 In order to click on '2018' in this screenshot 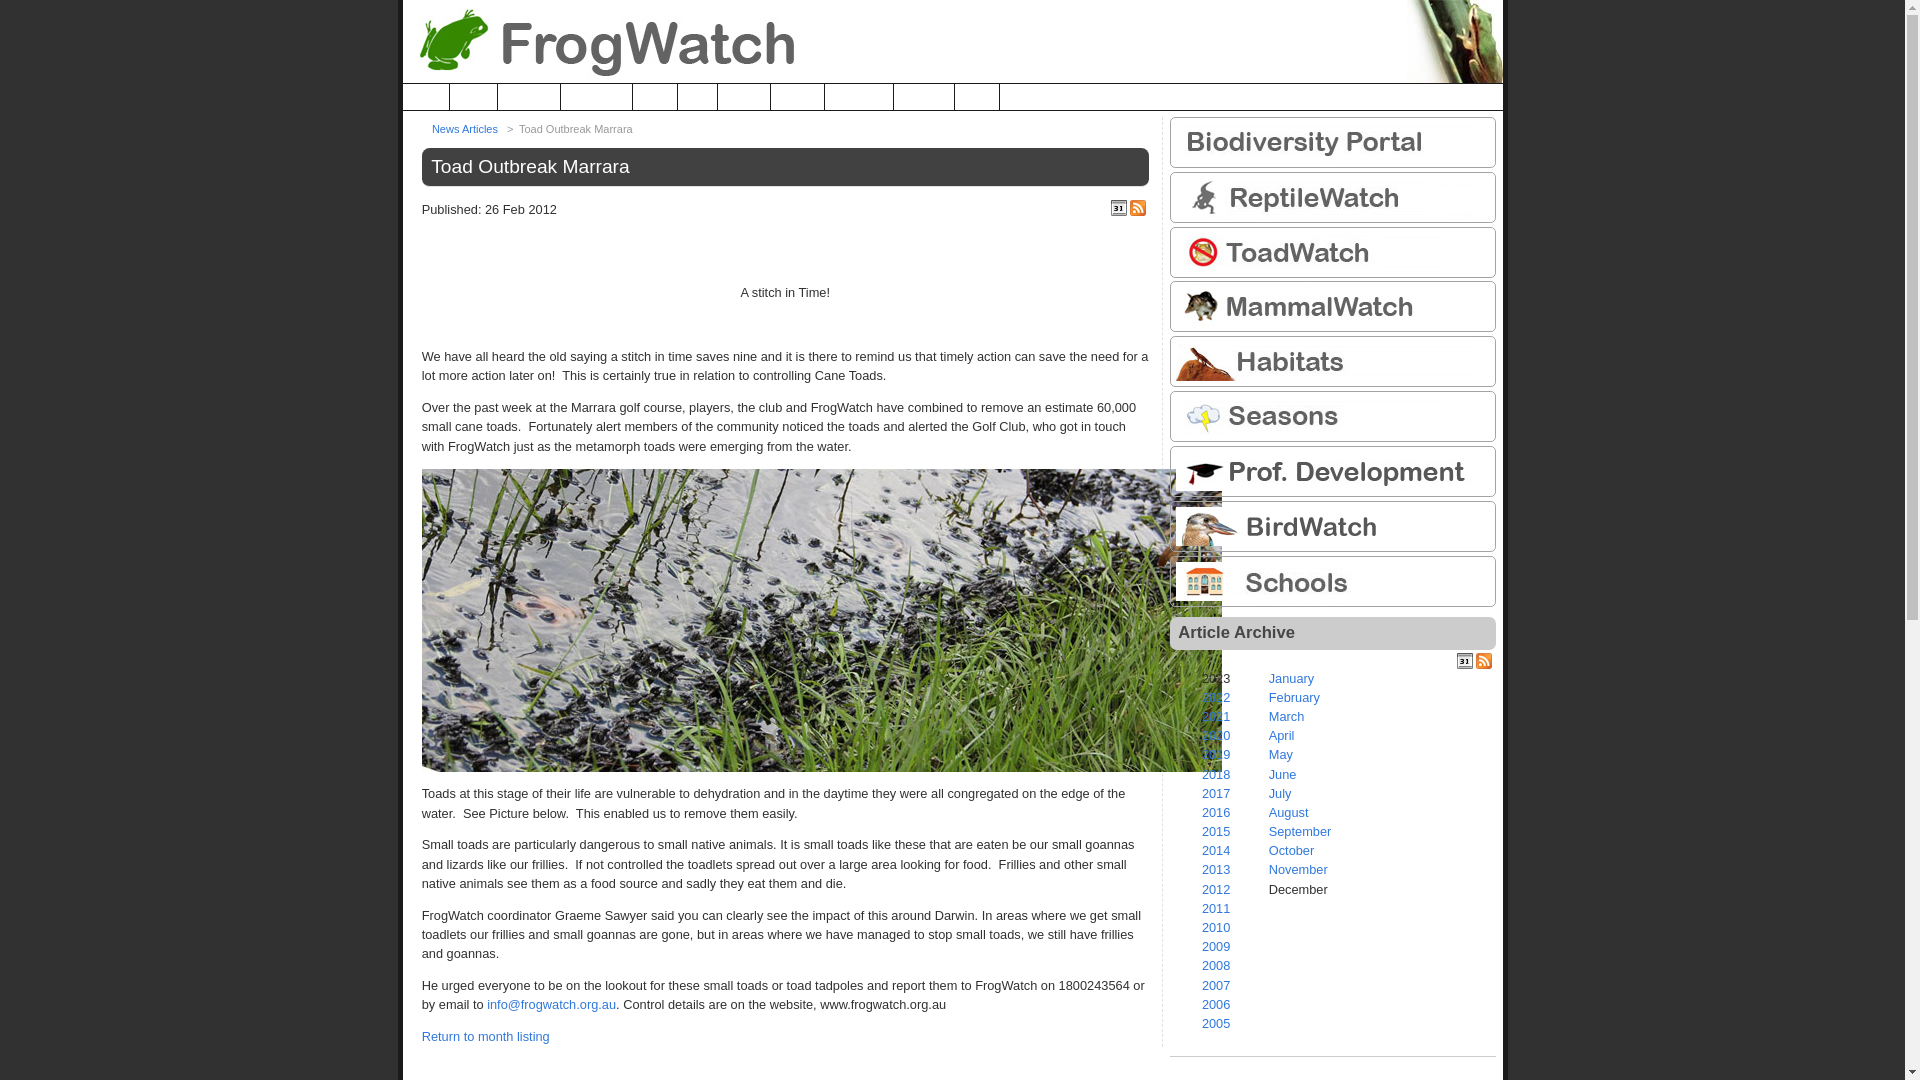, I will do `click(1214, 773)`.